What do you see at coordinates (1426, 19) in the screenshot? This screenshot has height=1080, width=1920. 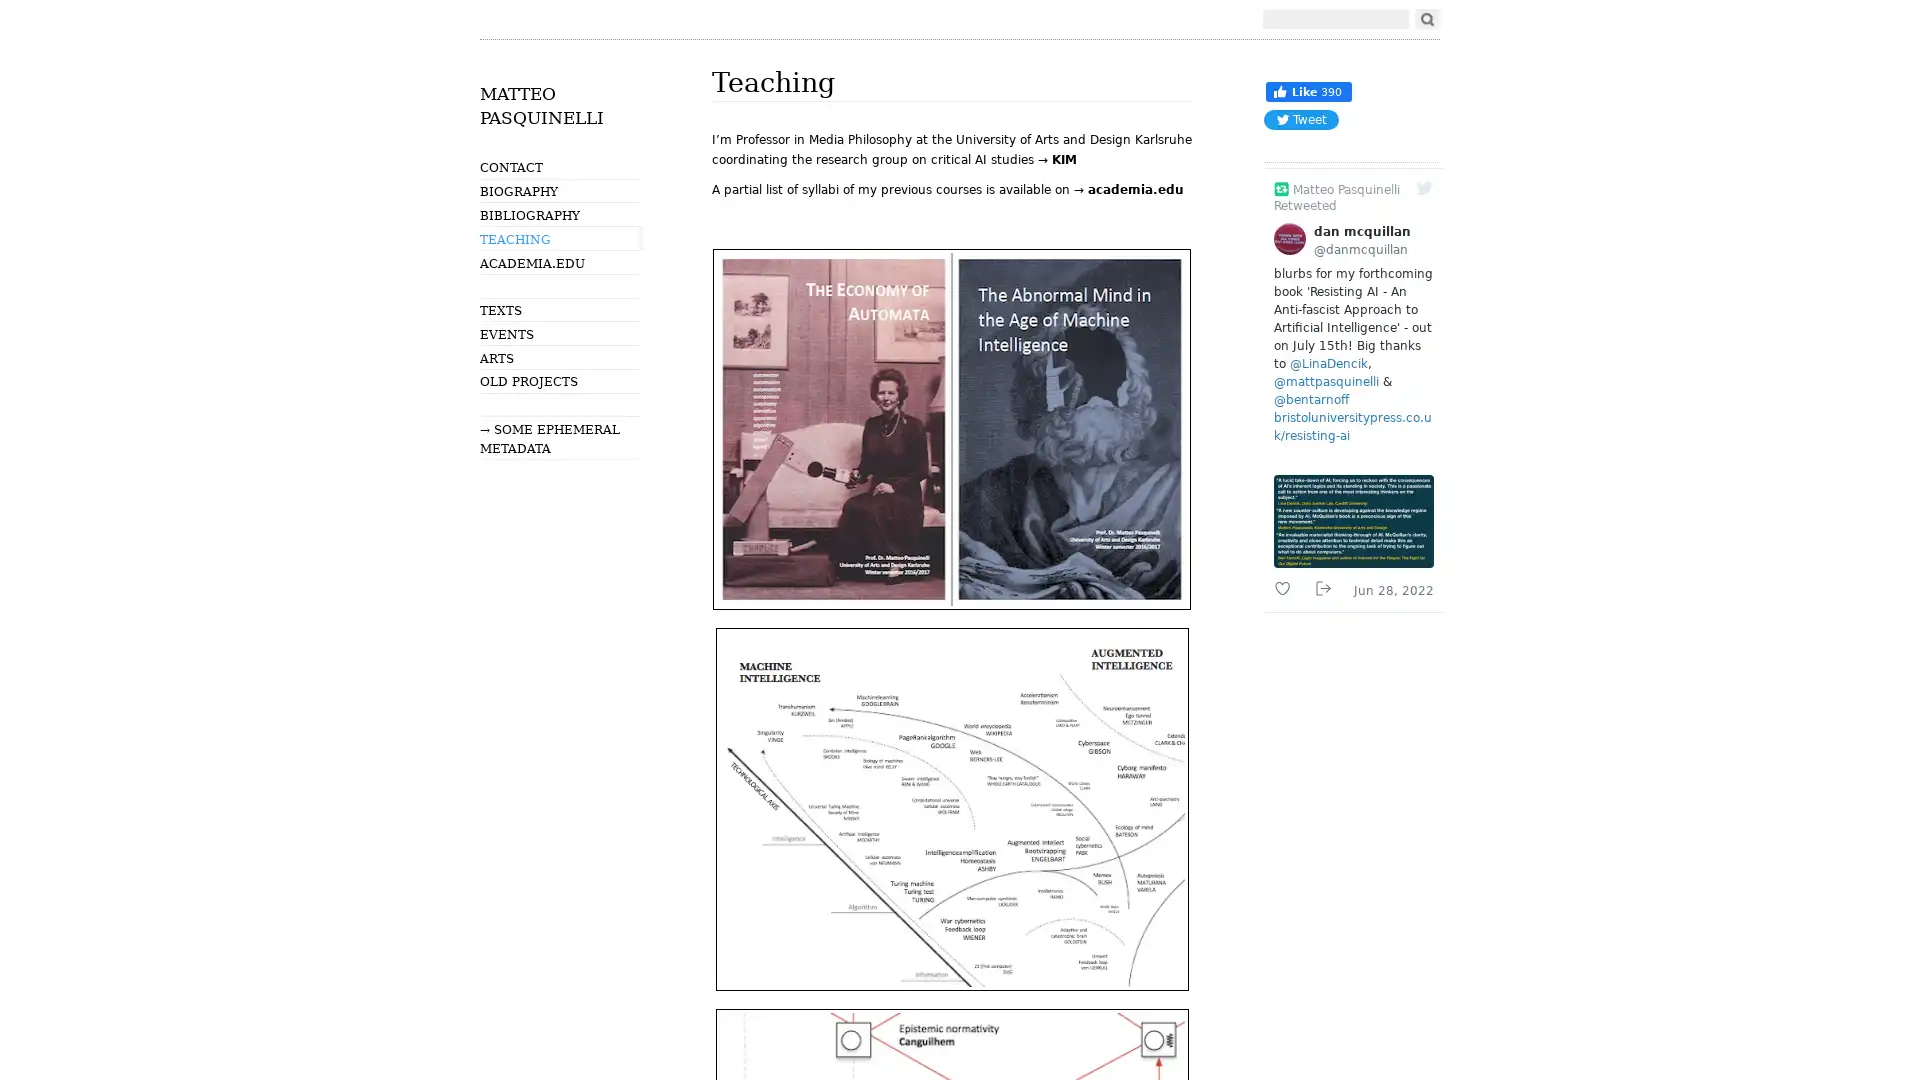 I see `Go` at bounding box center [1426, 19].